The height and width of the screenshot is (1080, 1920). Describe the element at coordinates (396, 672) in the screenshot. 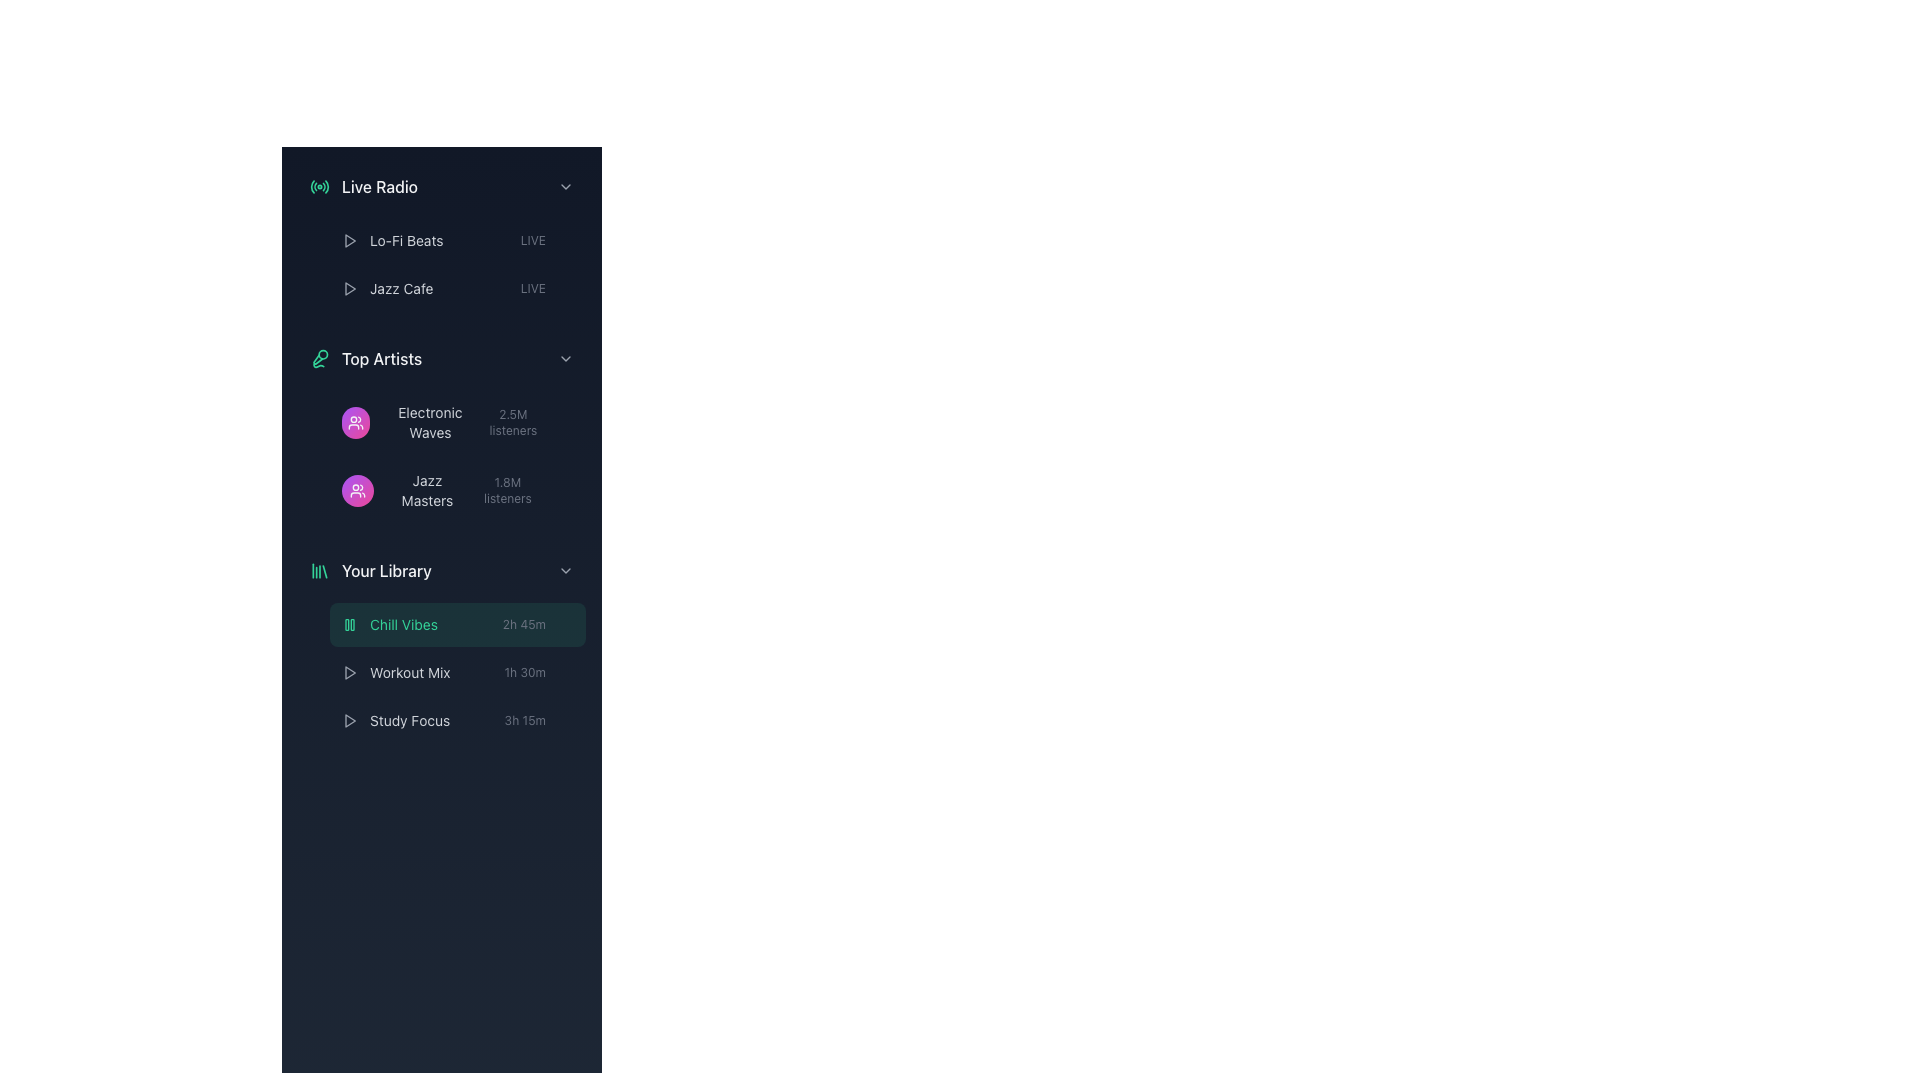

I see `the 'Workout Mix' playlist item in the 'Your Library' section` at that location.